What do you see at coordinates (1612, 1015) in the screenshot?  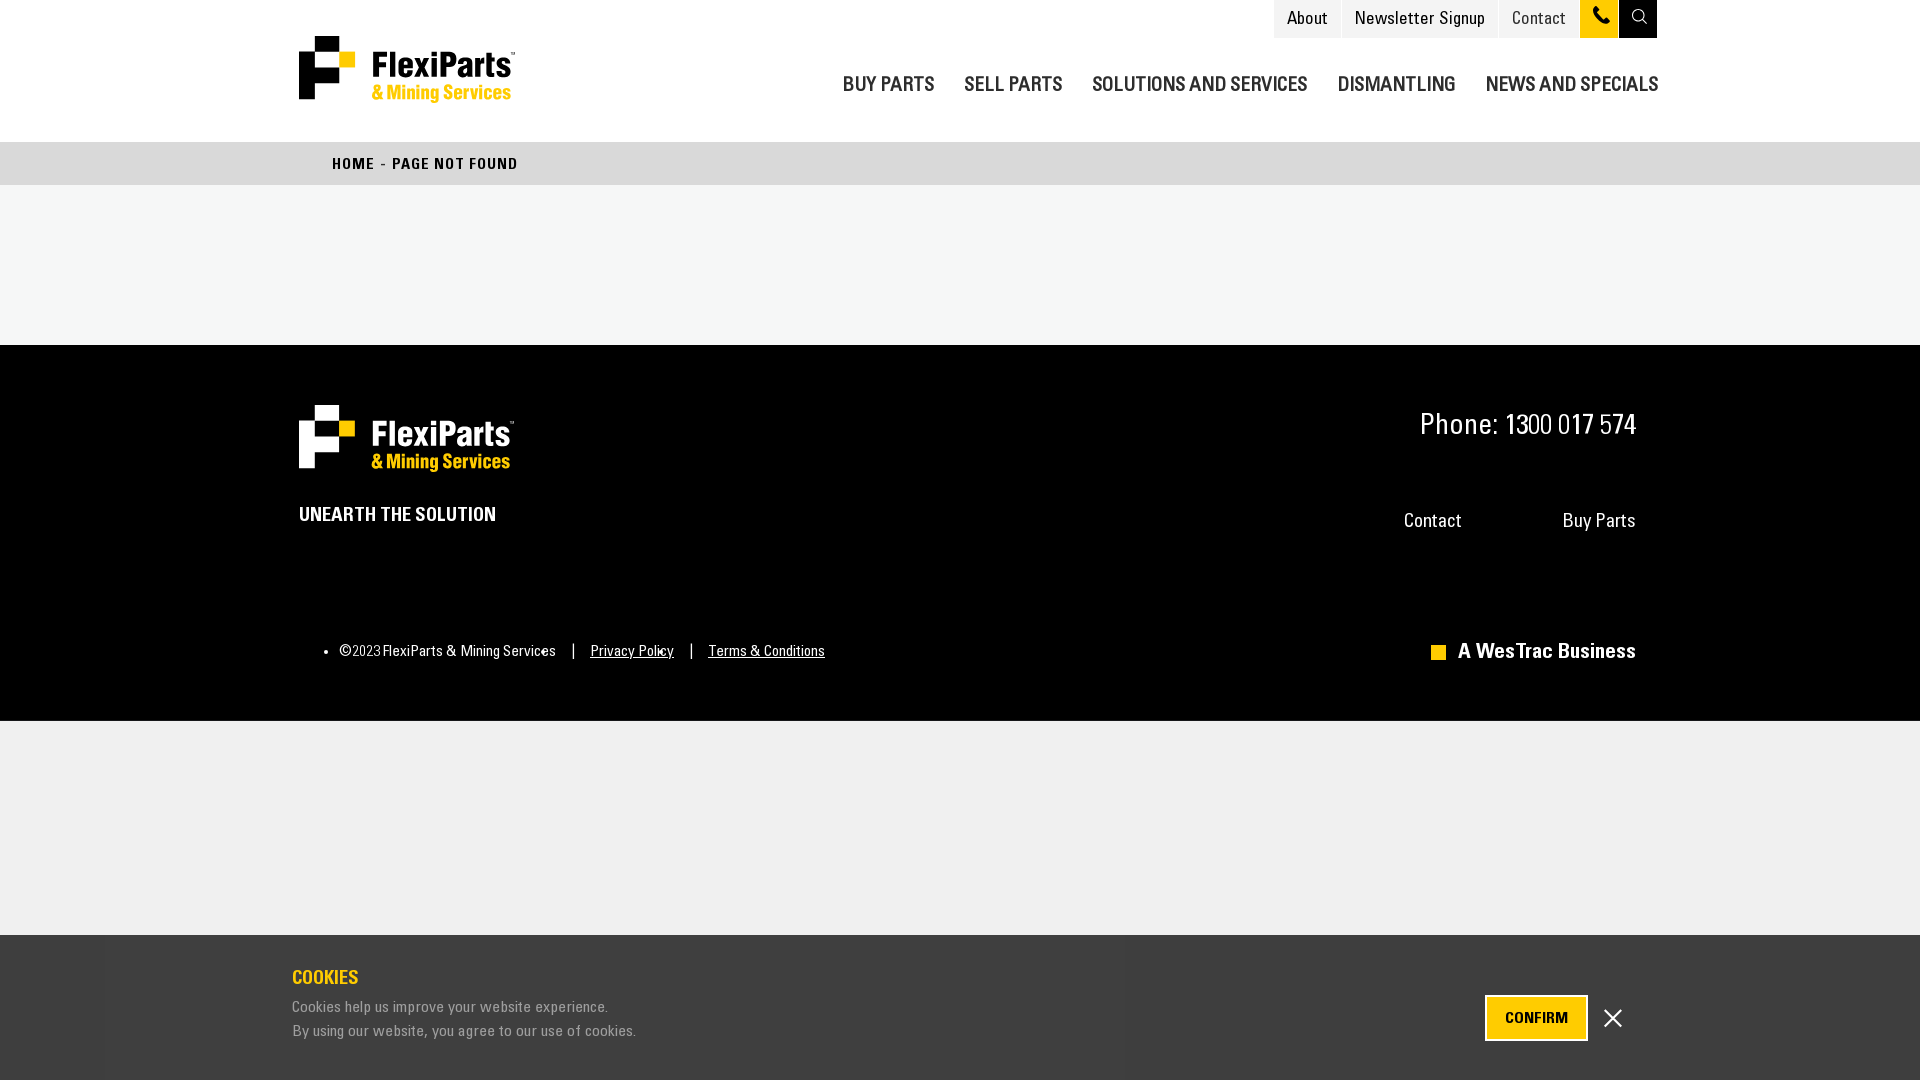 I see `'X'` at bounding box center [1612, 1015].